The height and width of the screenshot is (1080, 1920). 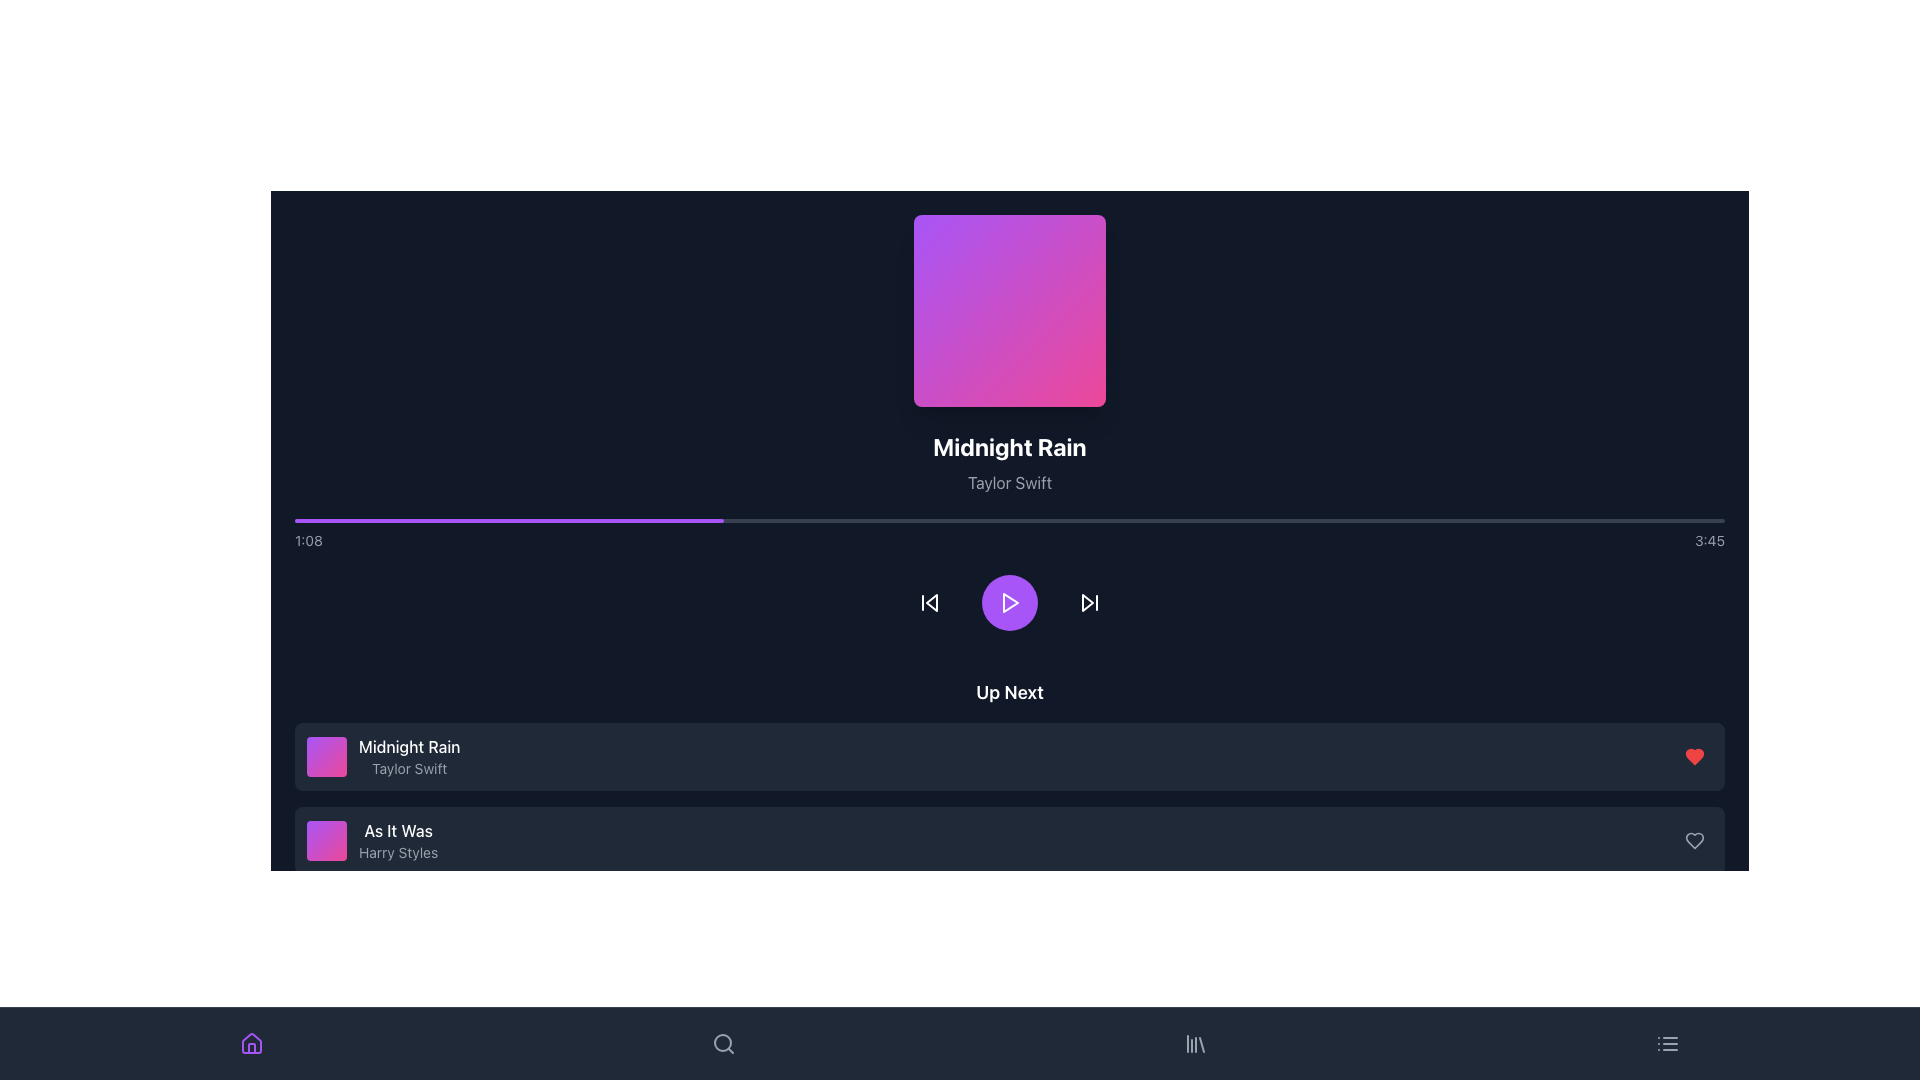 What do you see at coordinates (908, 519) in the screenshot?
I see `the progress` at bounding box center [908, 519].